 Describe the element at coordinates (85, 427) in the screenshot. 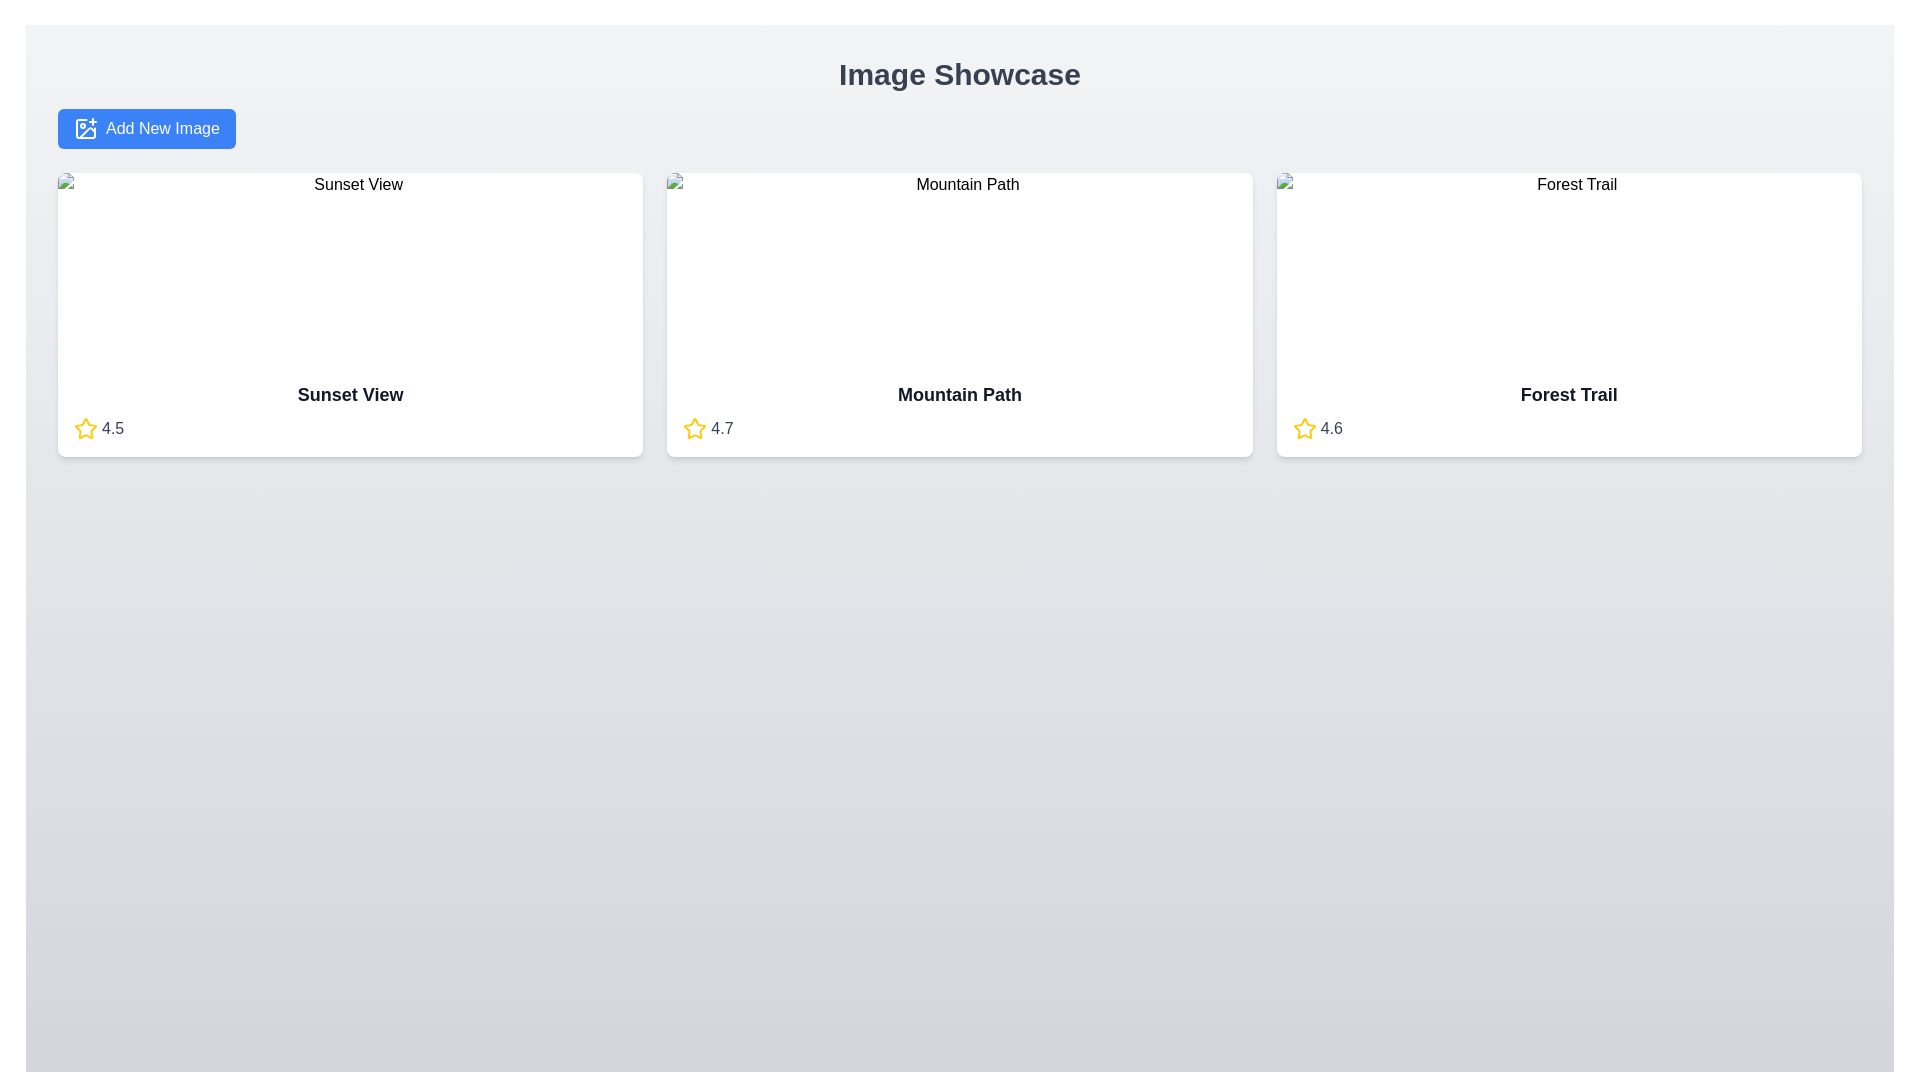

I see `the star icon with a yellow fill and an outlined circle around it, located in the bottom-left corner of the 'Sunset View' card, next to the numeric rating of 4.5` at that location.